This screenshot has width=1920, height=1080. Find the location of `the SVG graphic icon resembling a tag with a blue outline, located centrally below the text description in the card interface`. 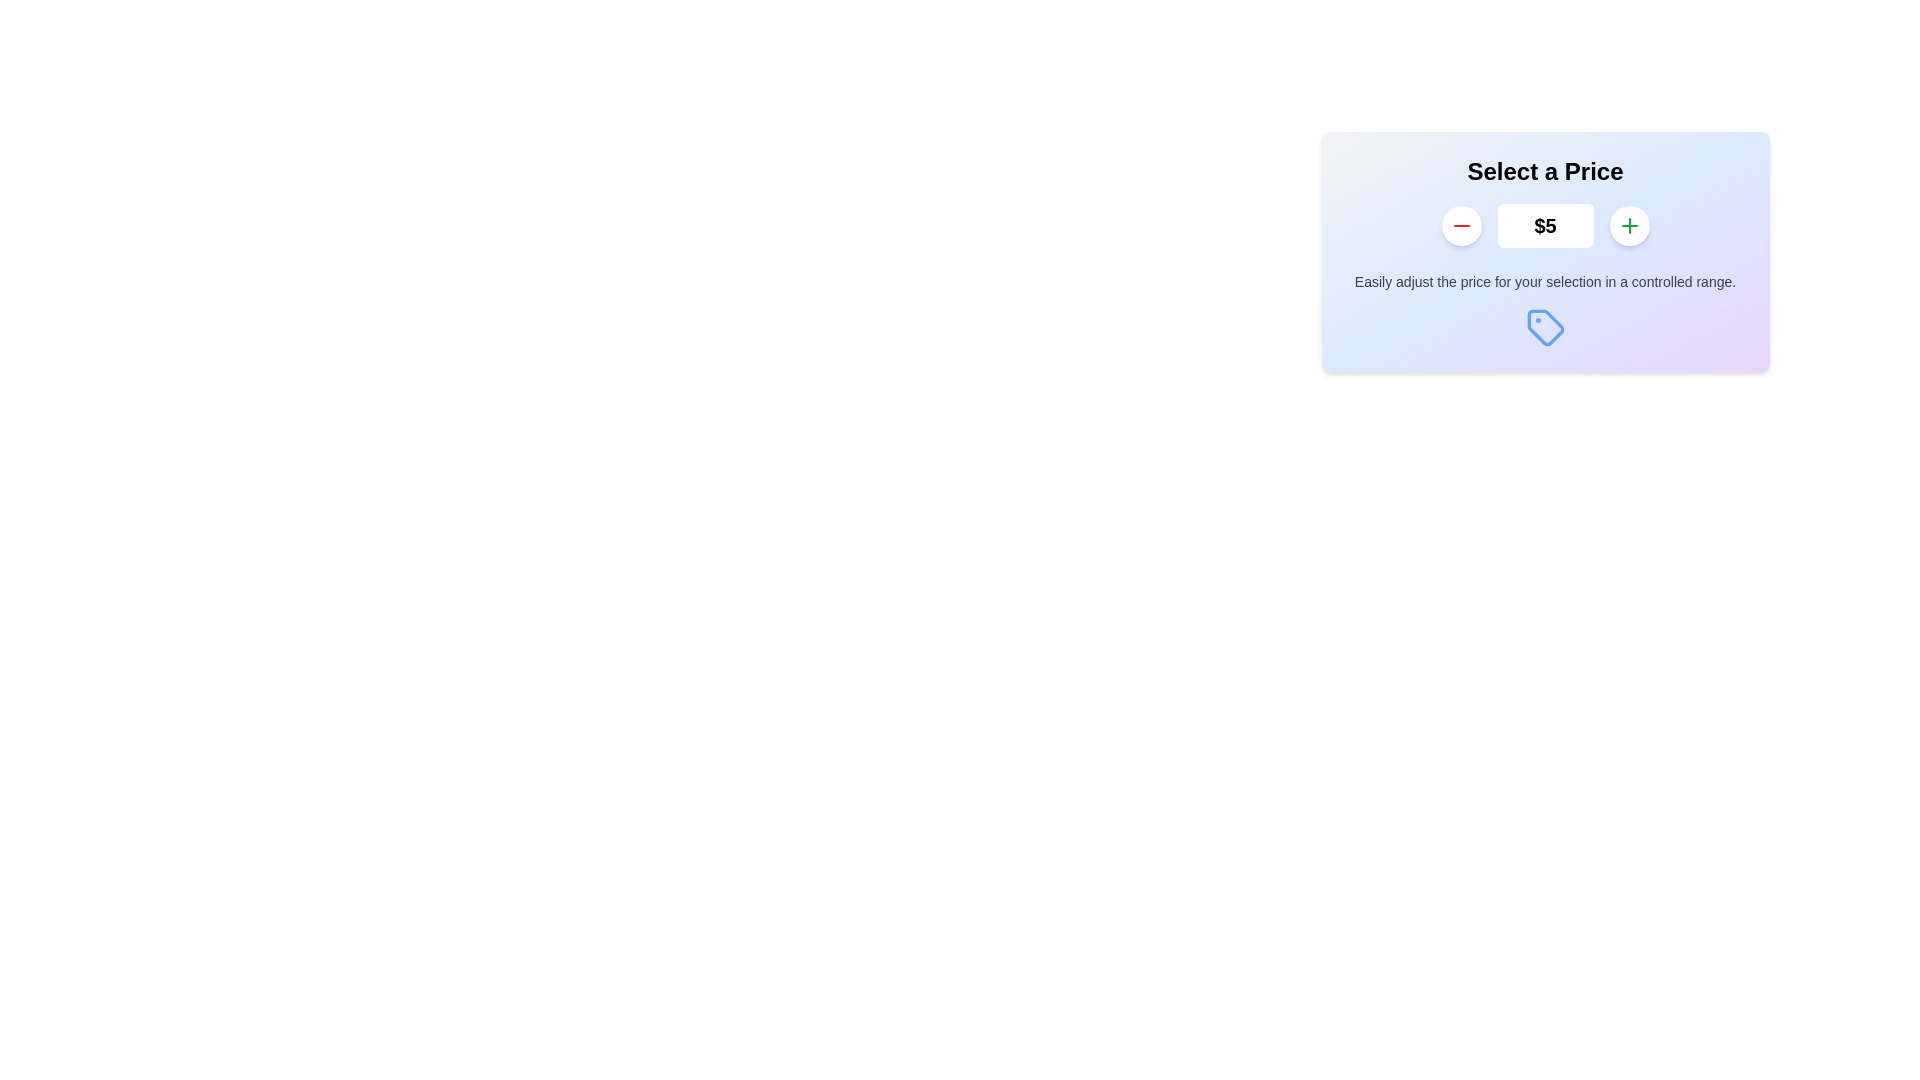

the SVG graphic icon resembling a tag with a blue outline, located centrally below the text description in the card interface is located at coordinates (1544, 326).